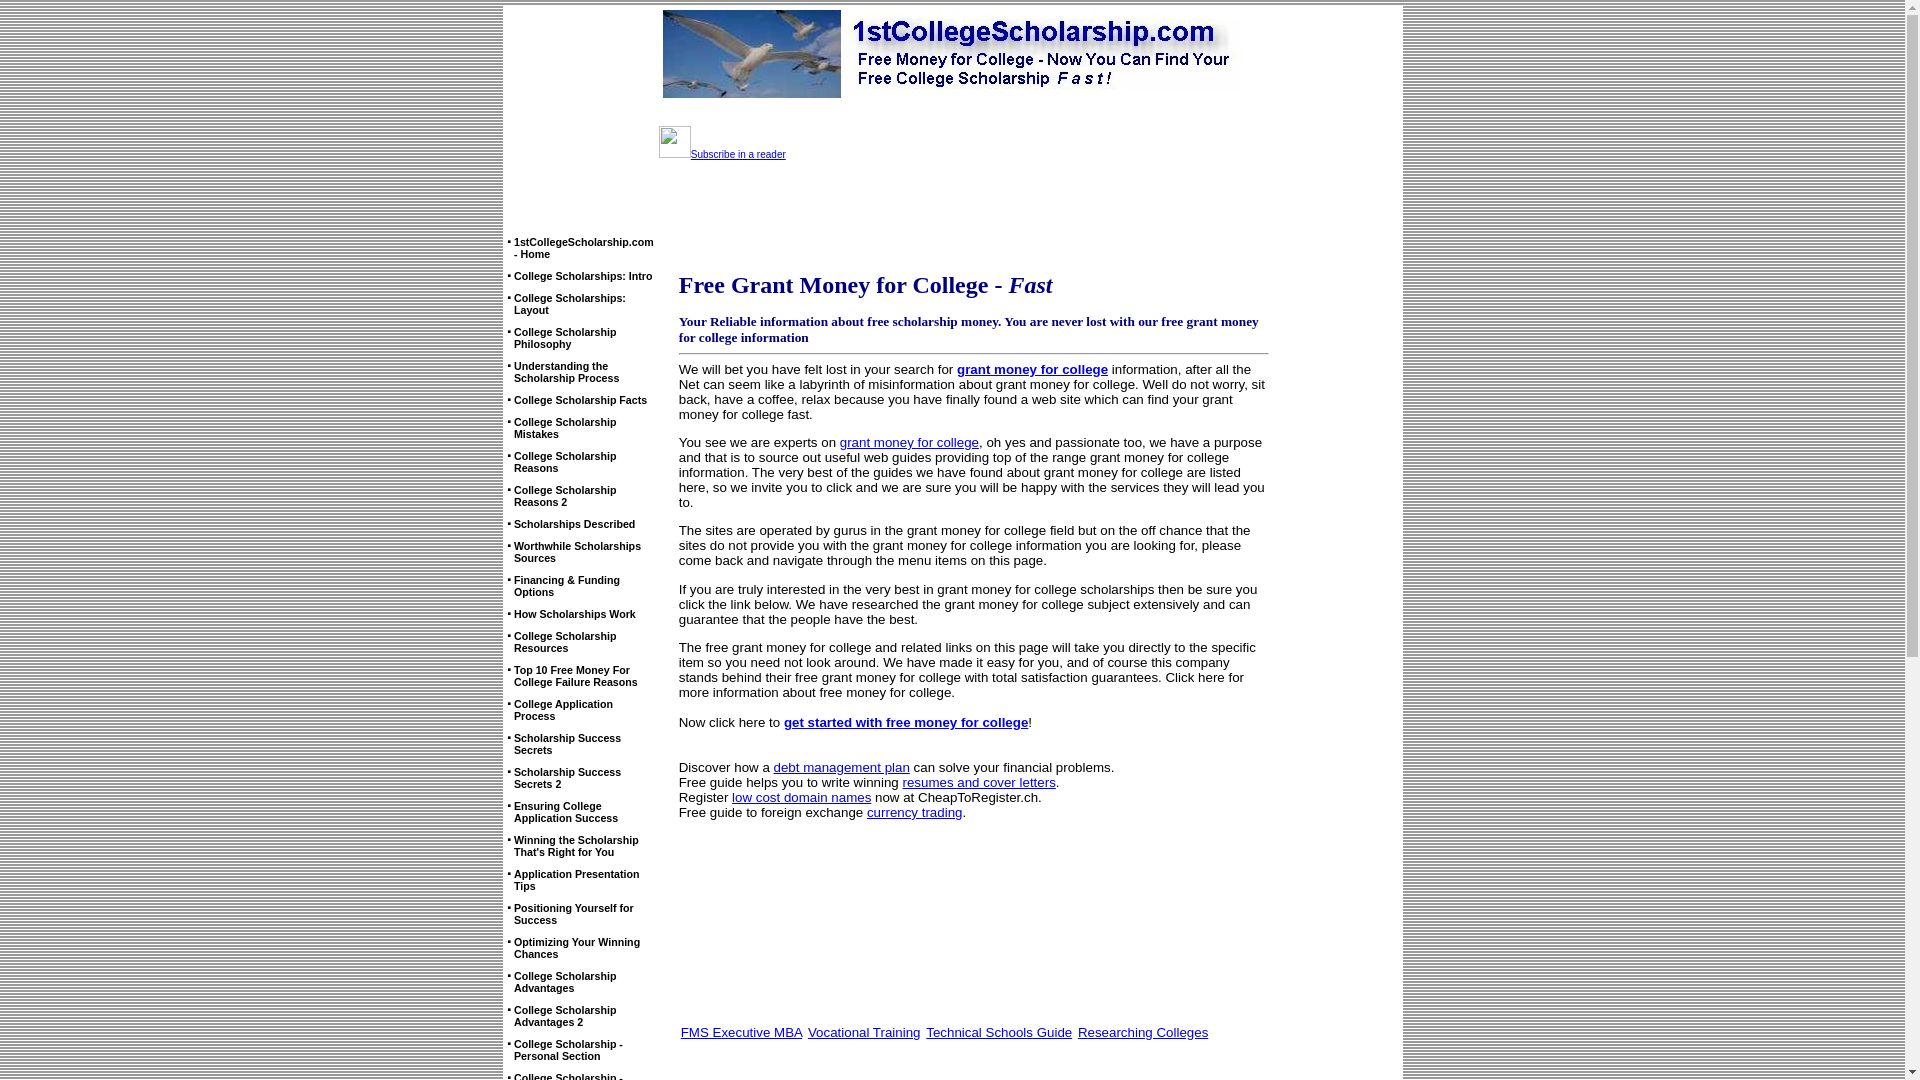  What do you see at coordinates (513, 708) in the screenshot?
I see `'College Application Process'` at bounding box center [513, 708].